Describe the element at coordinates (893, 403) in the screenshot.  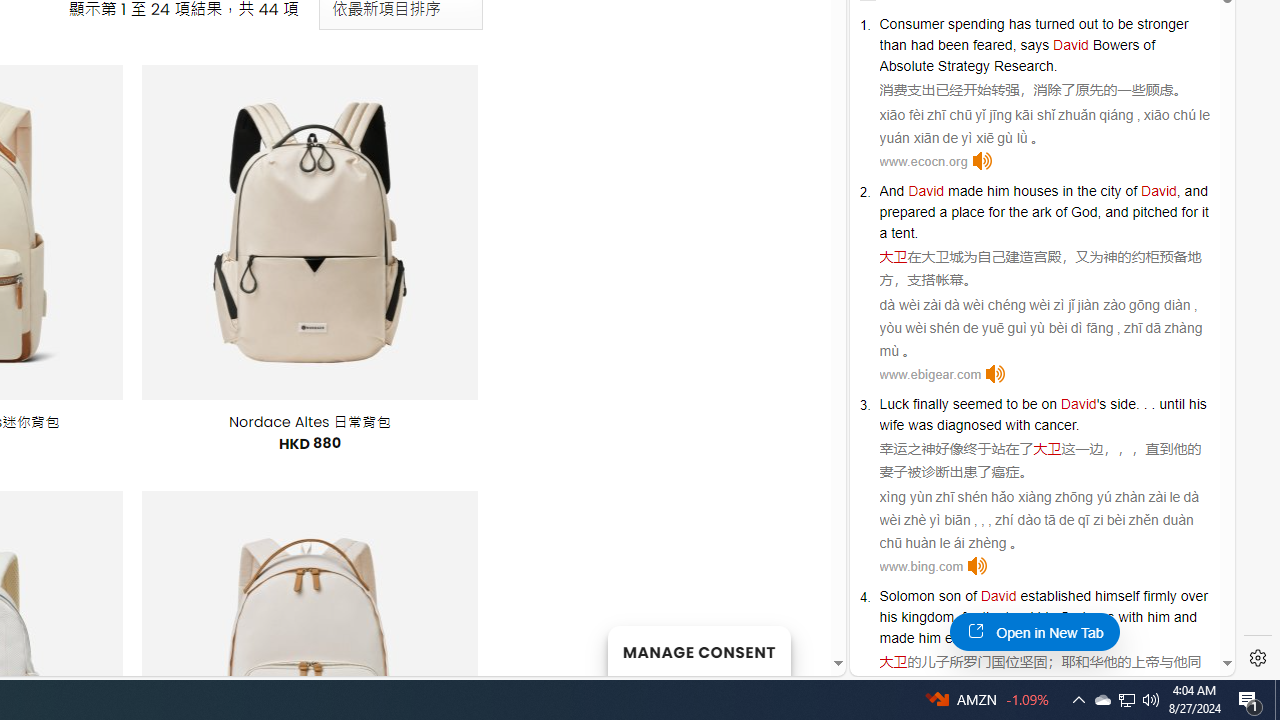
I see `'Luck'` at that location.